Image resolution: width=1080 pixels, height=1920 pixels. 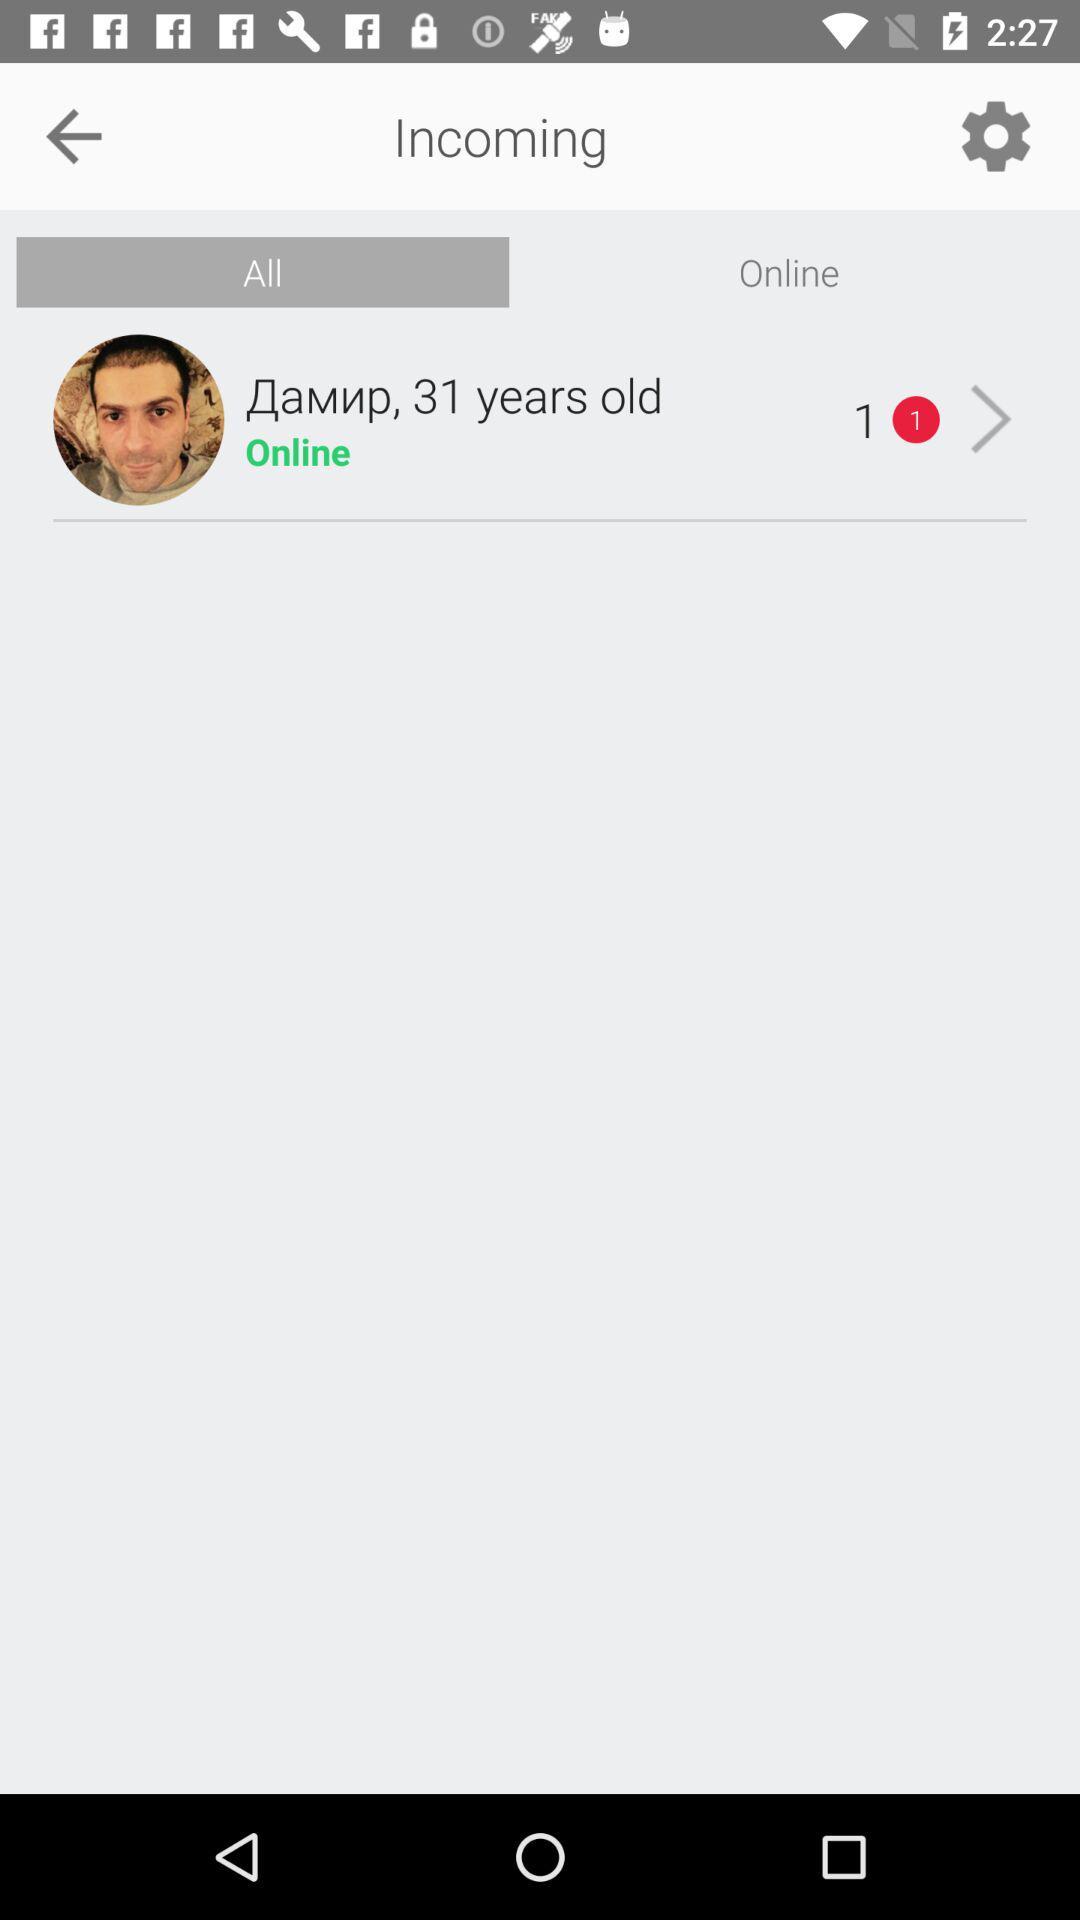 What do you see at coordinates (454, 394) in the screenshot?
I see `icon to the left of 1` at bounding box center [454, 394].